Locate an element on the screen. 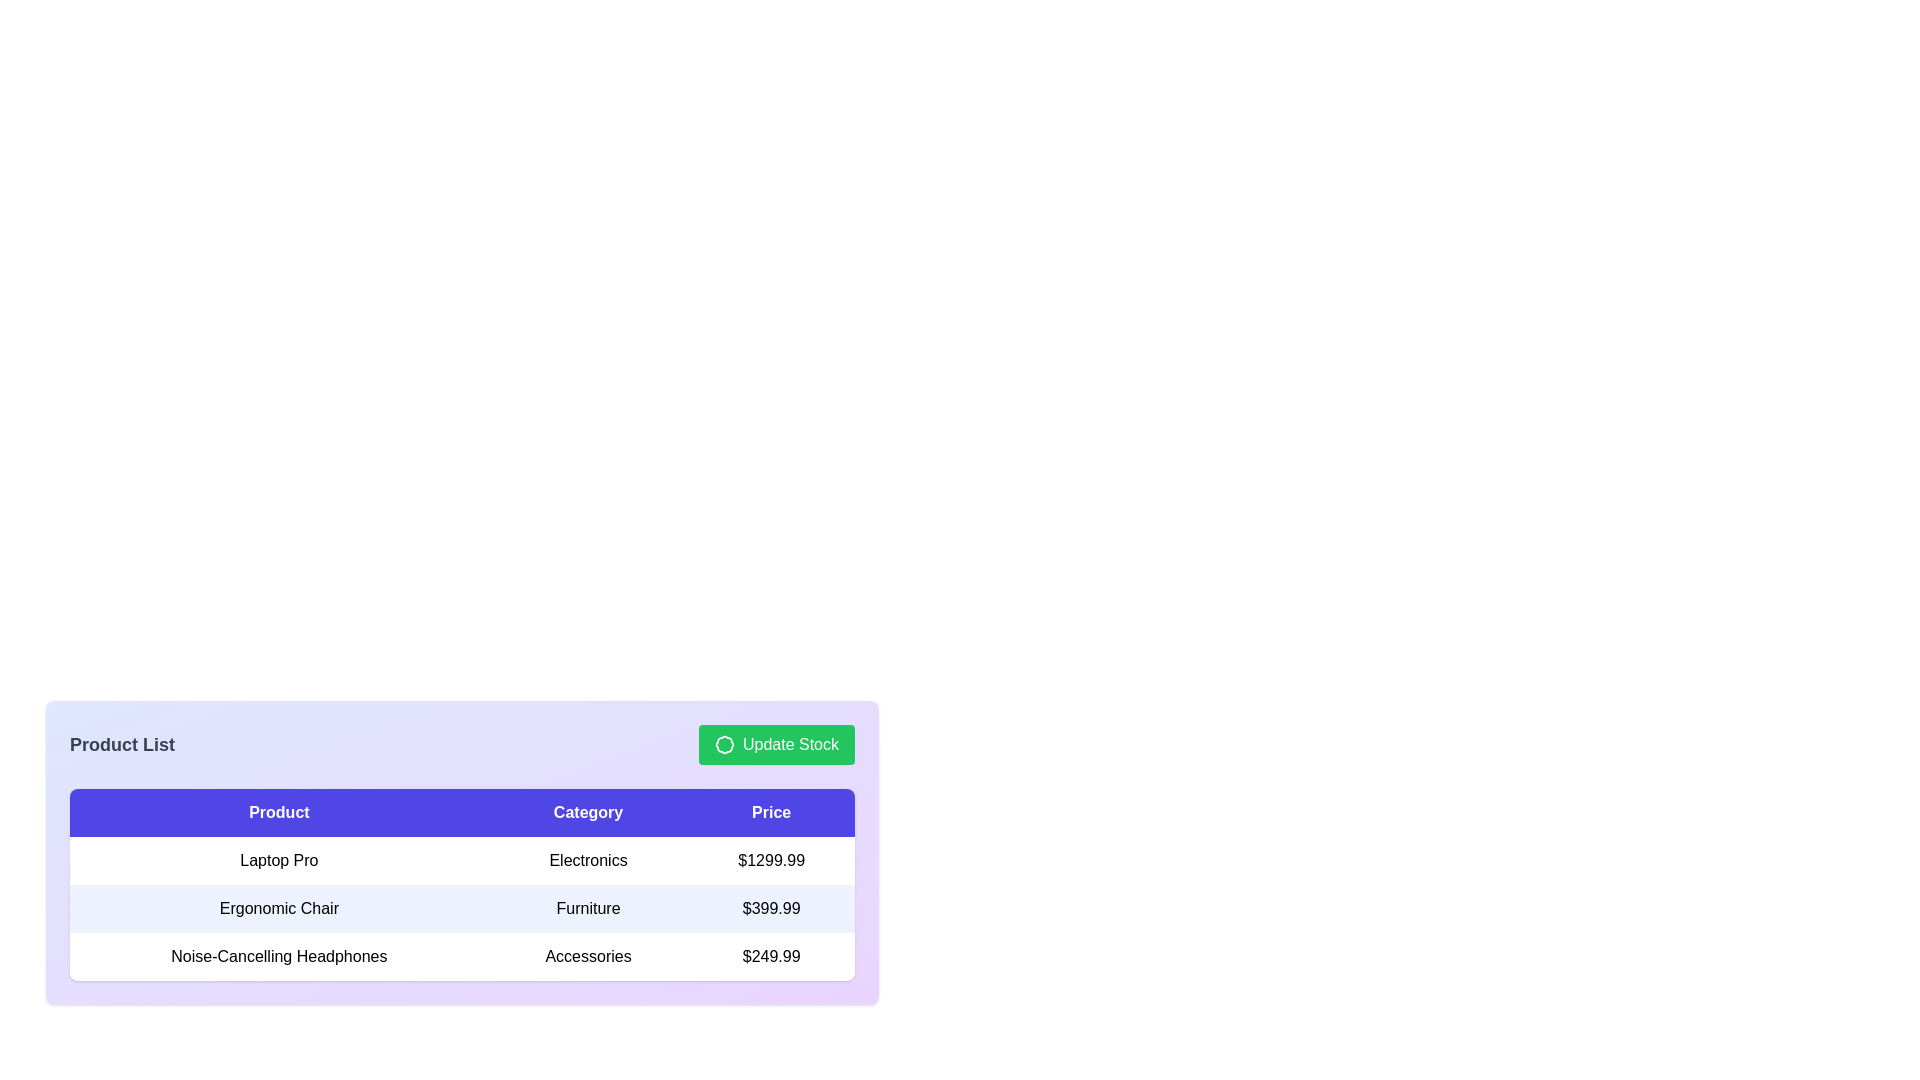 The height and width of the screenshot is (1080, 1920). the 'Category' text label that indicates the product type 'Laptop Pro', located in the second column of the first row of the table is located at coordinates (587, 859).